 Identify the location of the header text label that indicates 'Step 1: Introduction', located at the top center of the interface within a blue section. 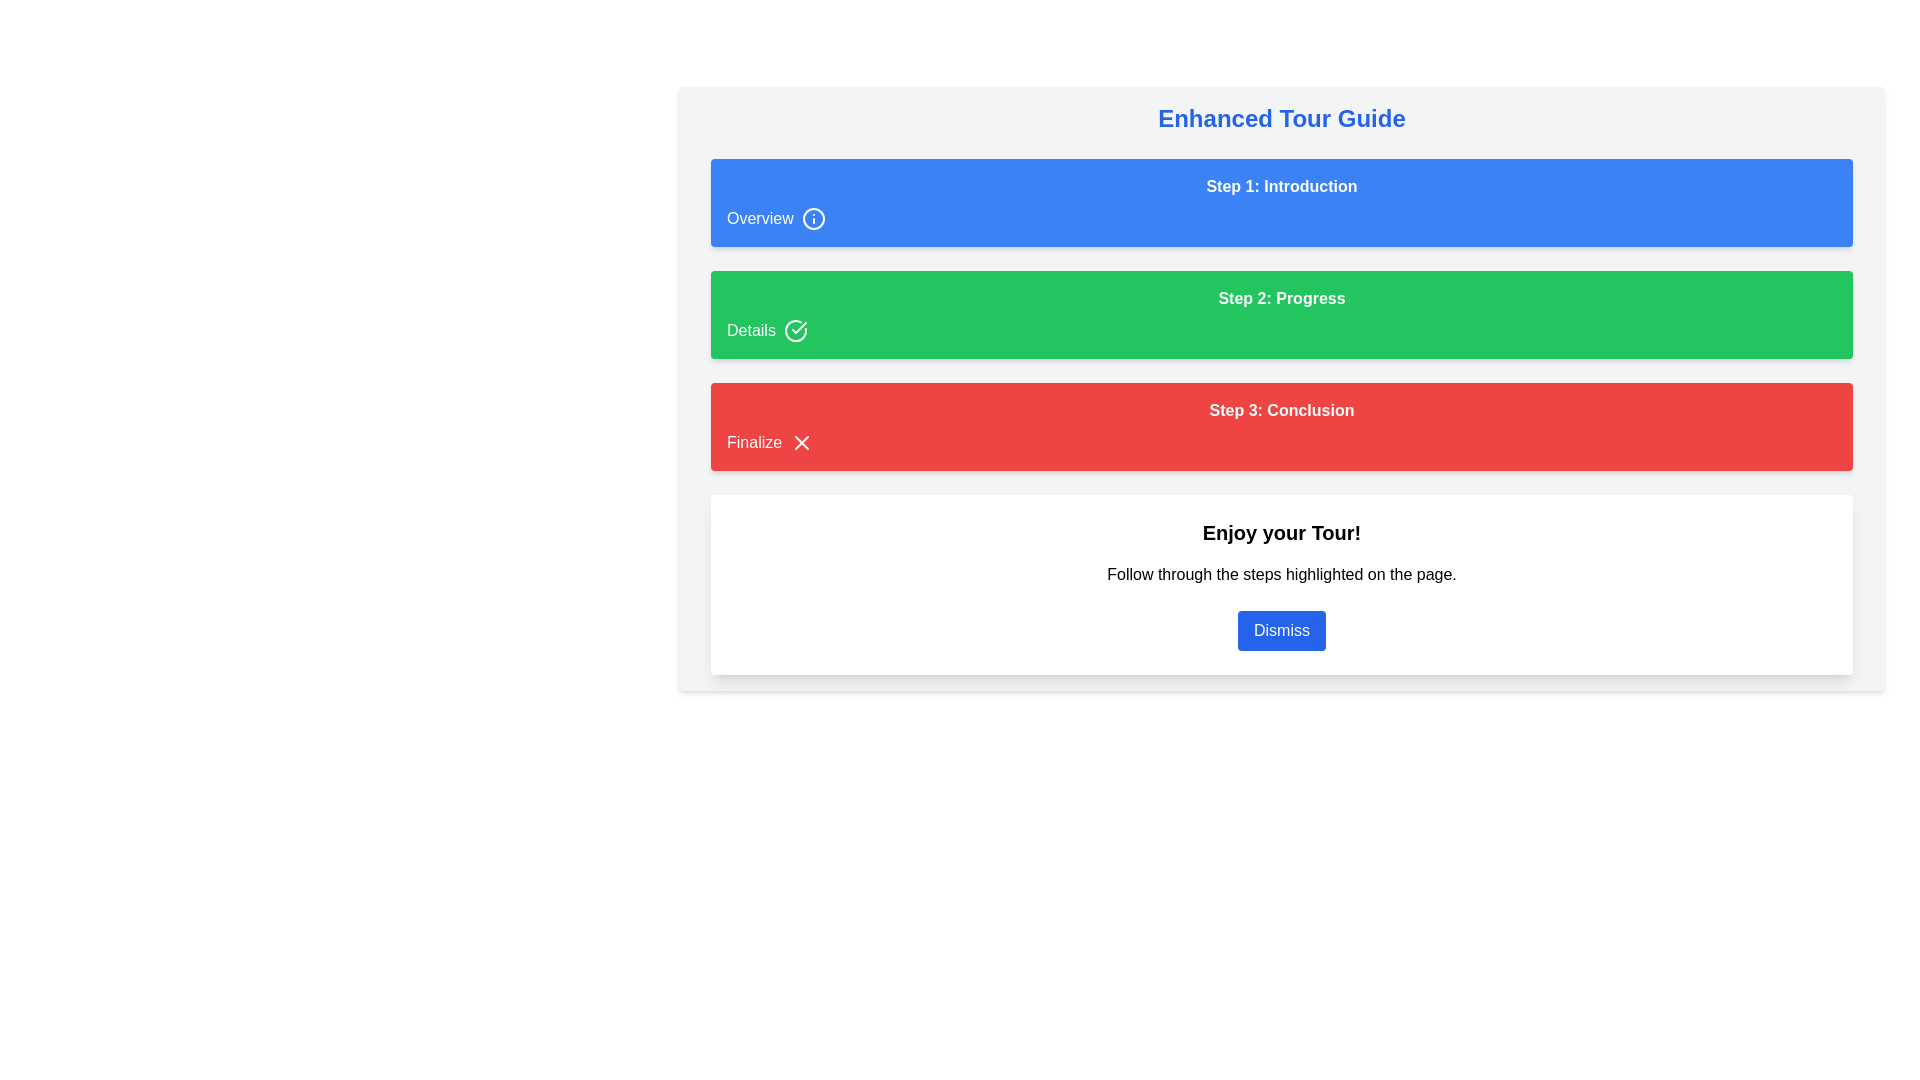
(1281, 186).